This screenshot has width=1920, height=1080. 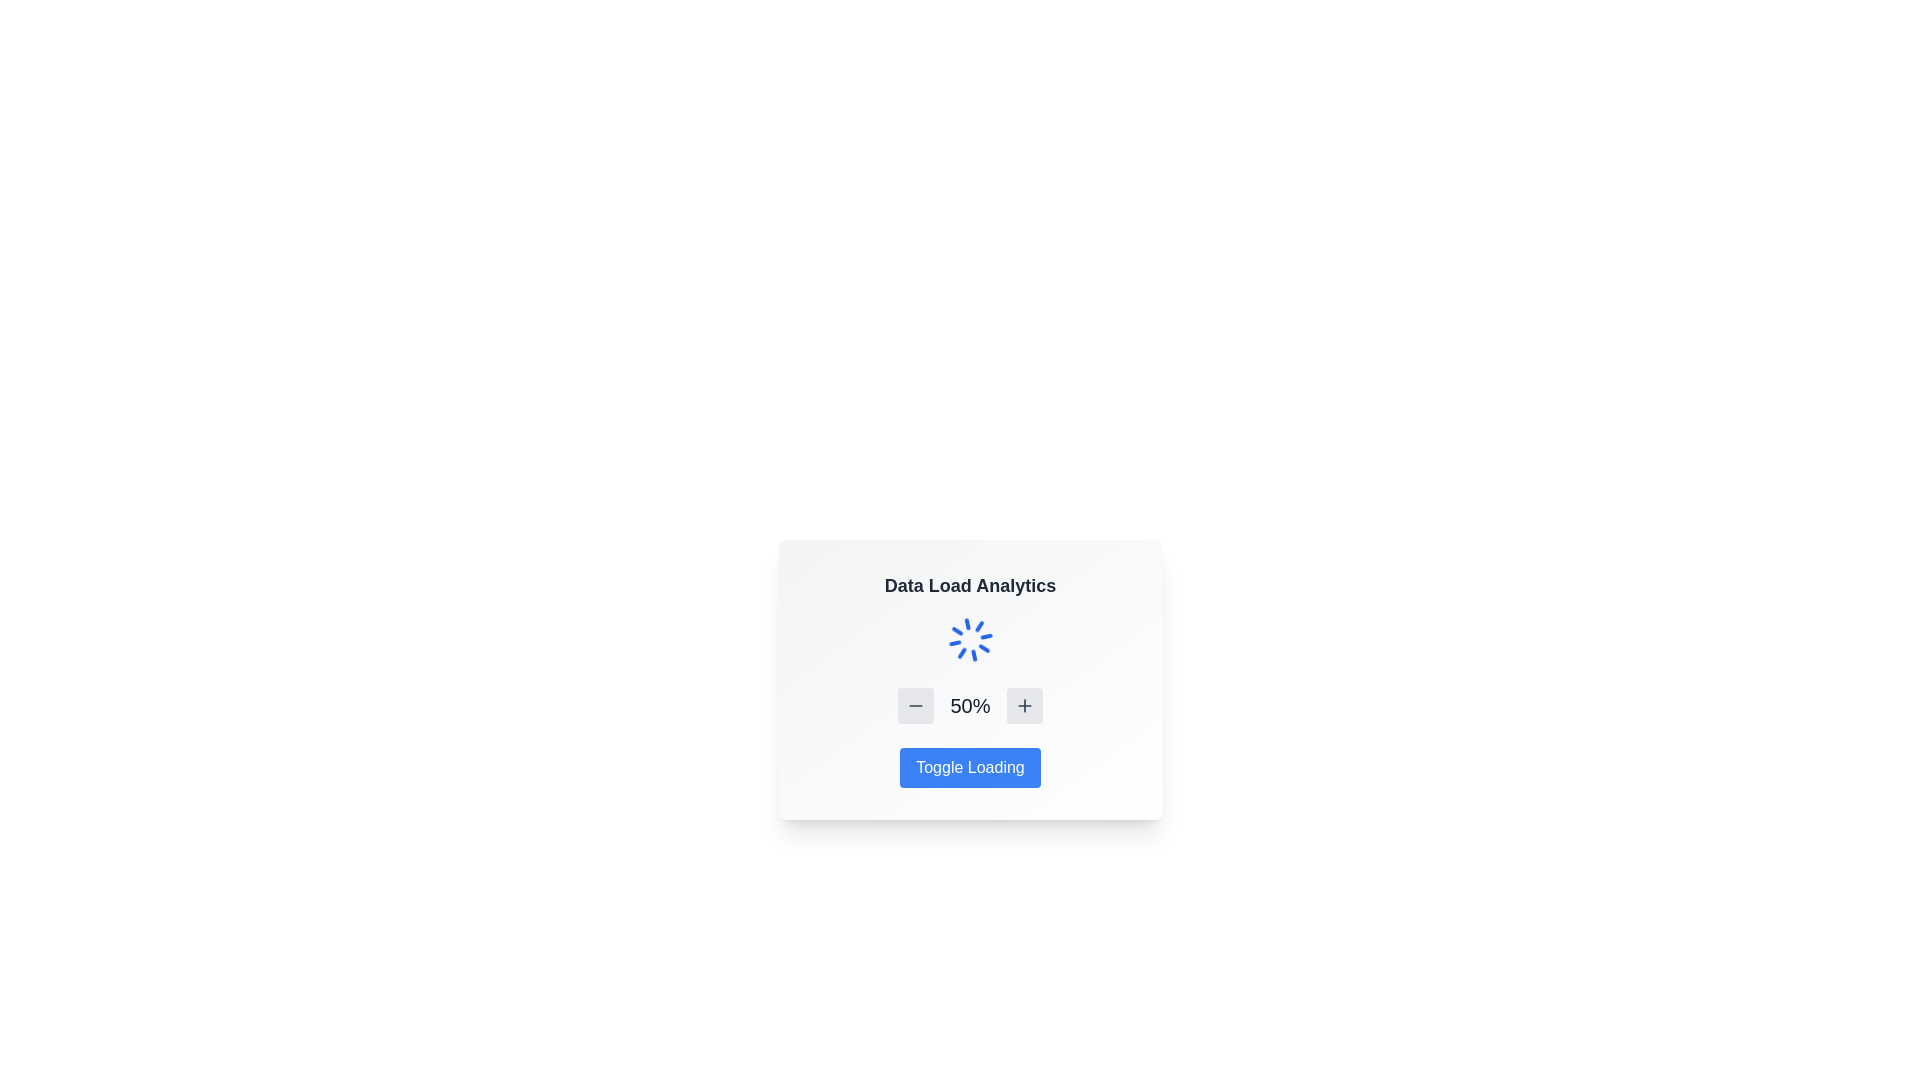 What do you see at coordinates (1024, 704) in the screenshot?
I see `the 'increase' or 'add' button located below the text '50%', positioned between the minus button and the main panel's bottom edge` at bounding box center [1024, 704].